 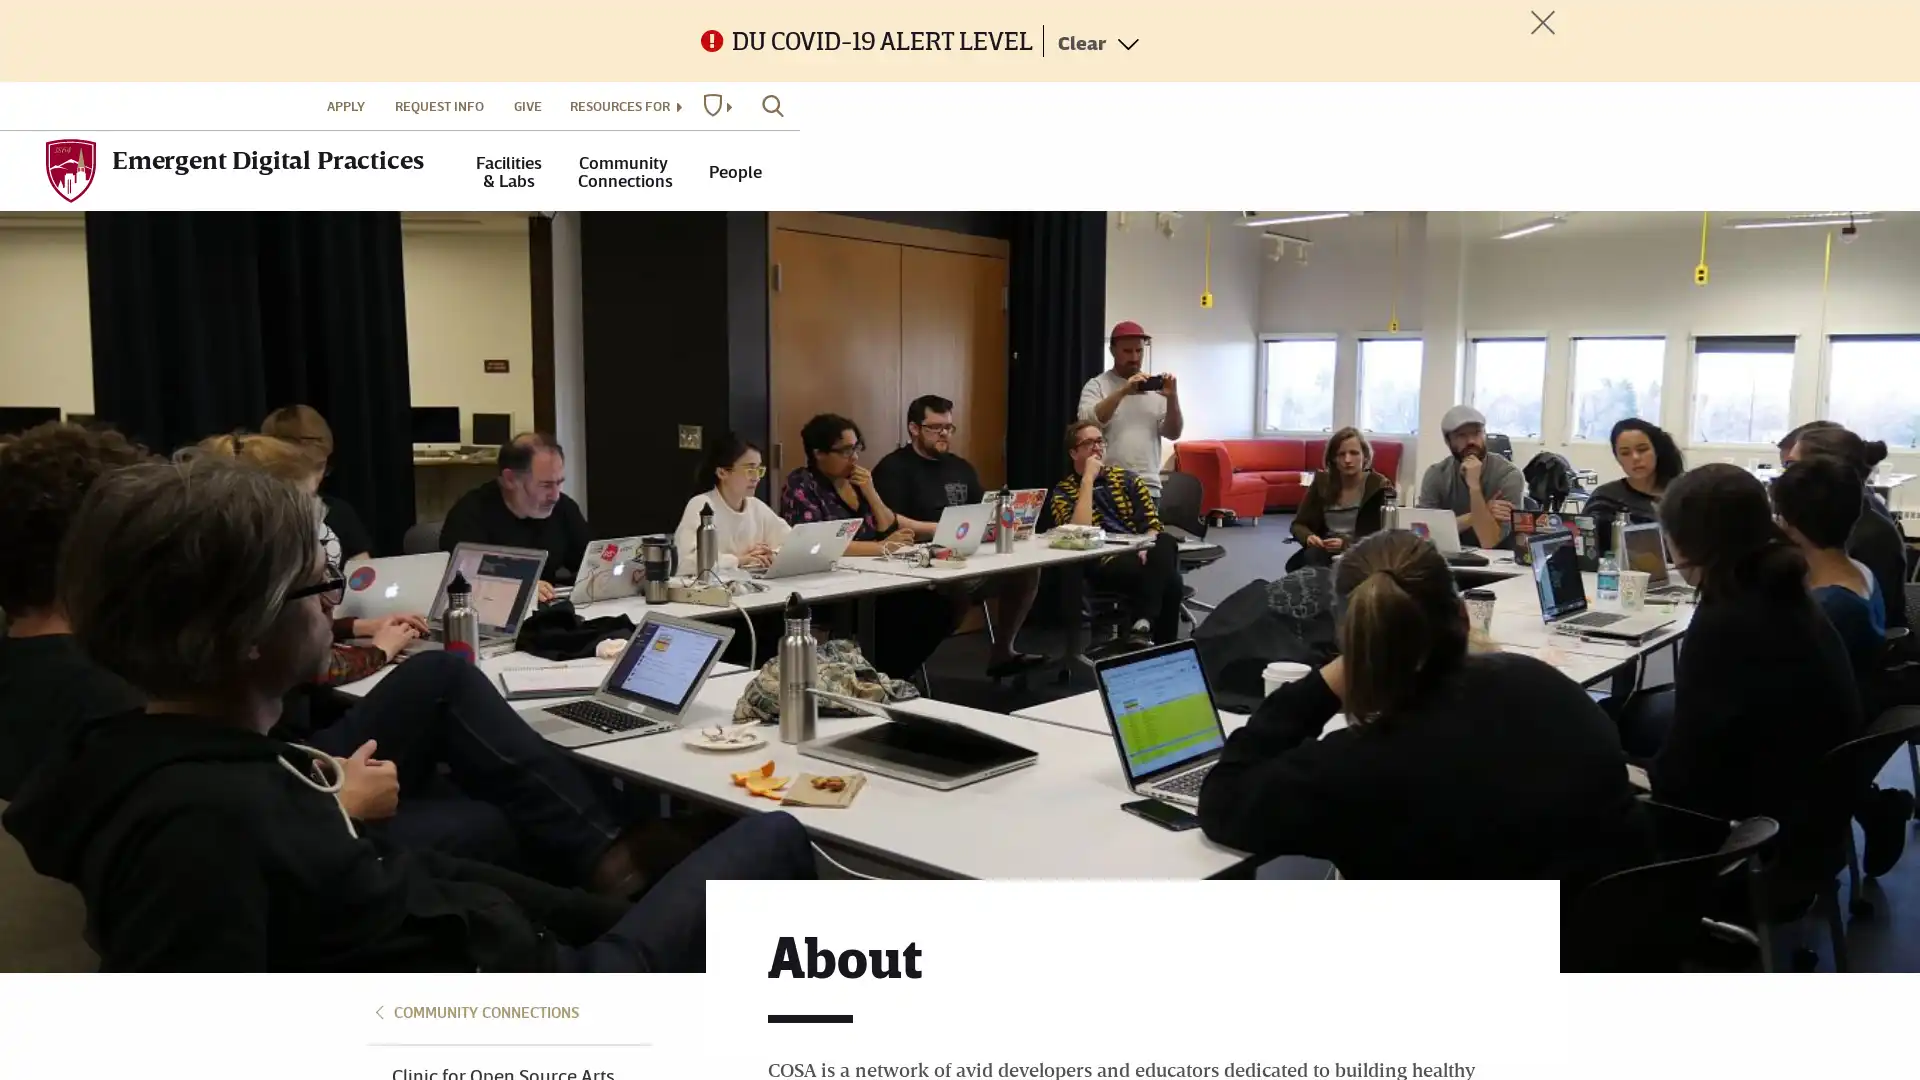 What do you see at coordinates (1531, 105) in the screenshot?
I see `SEARCH` at bounding box center [1531, 105].